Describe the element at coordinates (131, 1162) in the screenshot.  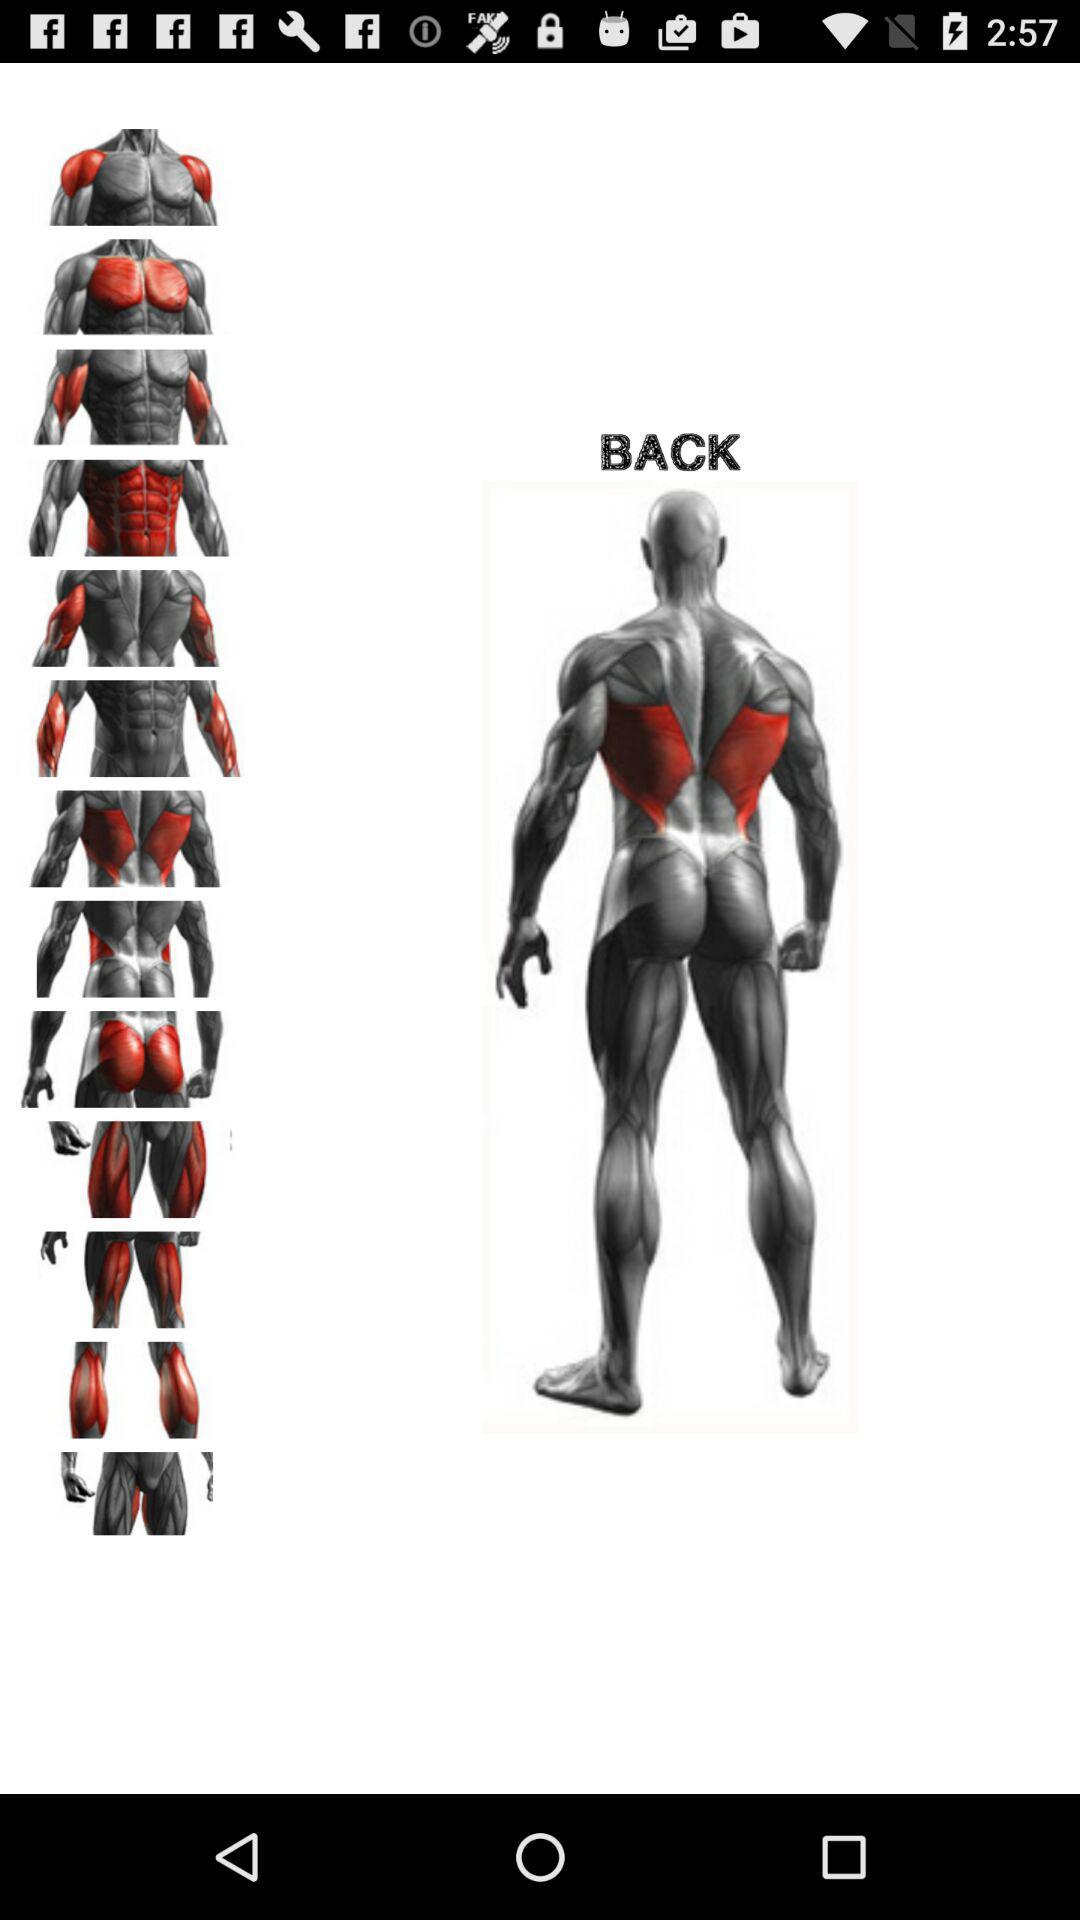
I see `display figure` at that location.